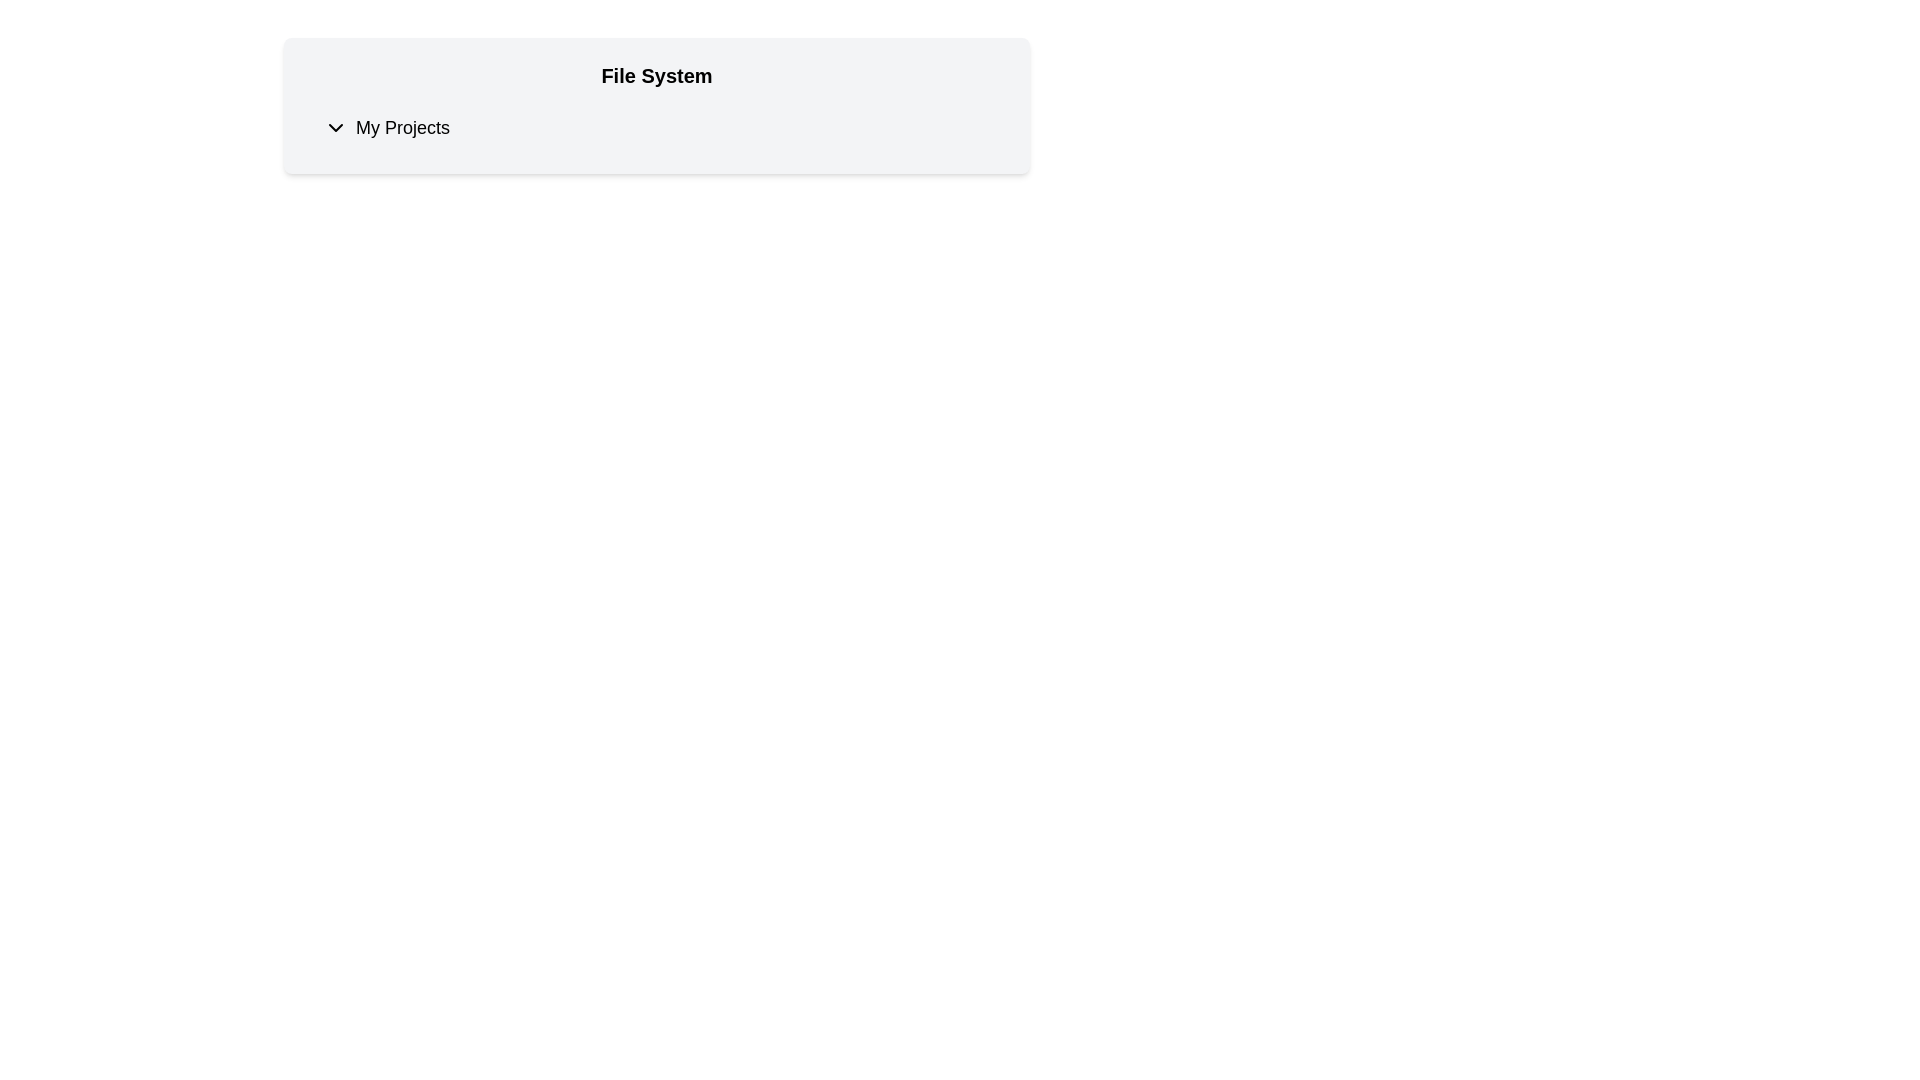  What do you see at coordinates (402, 127) in the screenshot?
I see `the 'My Projects' text label to read its content` at bounding box center [402, 127].